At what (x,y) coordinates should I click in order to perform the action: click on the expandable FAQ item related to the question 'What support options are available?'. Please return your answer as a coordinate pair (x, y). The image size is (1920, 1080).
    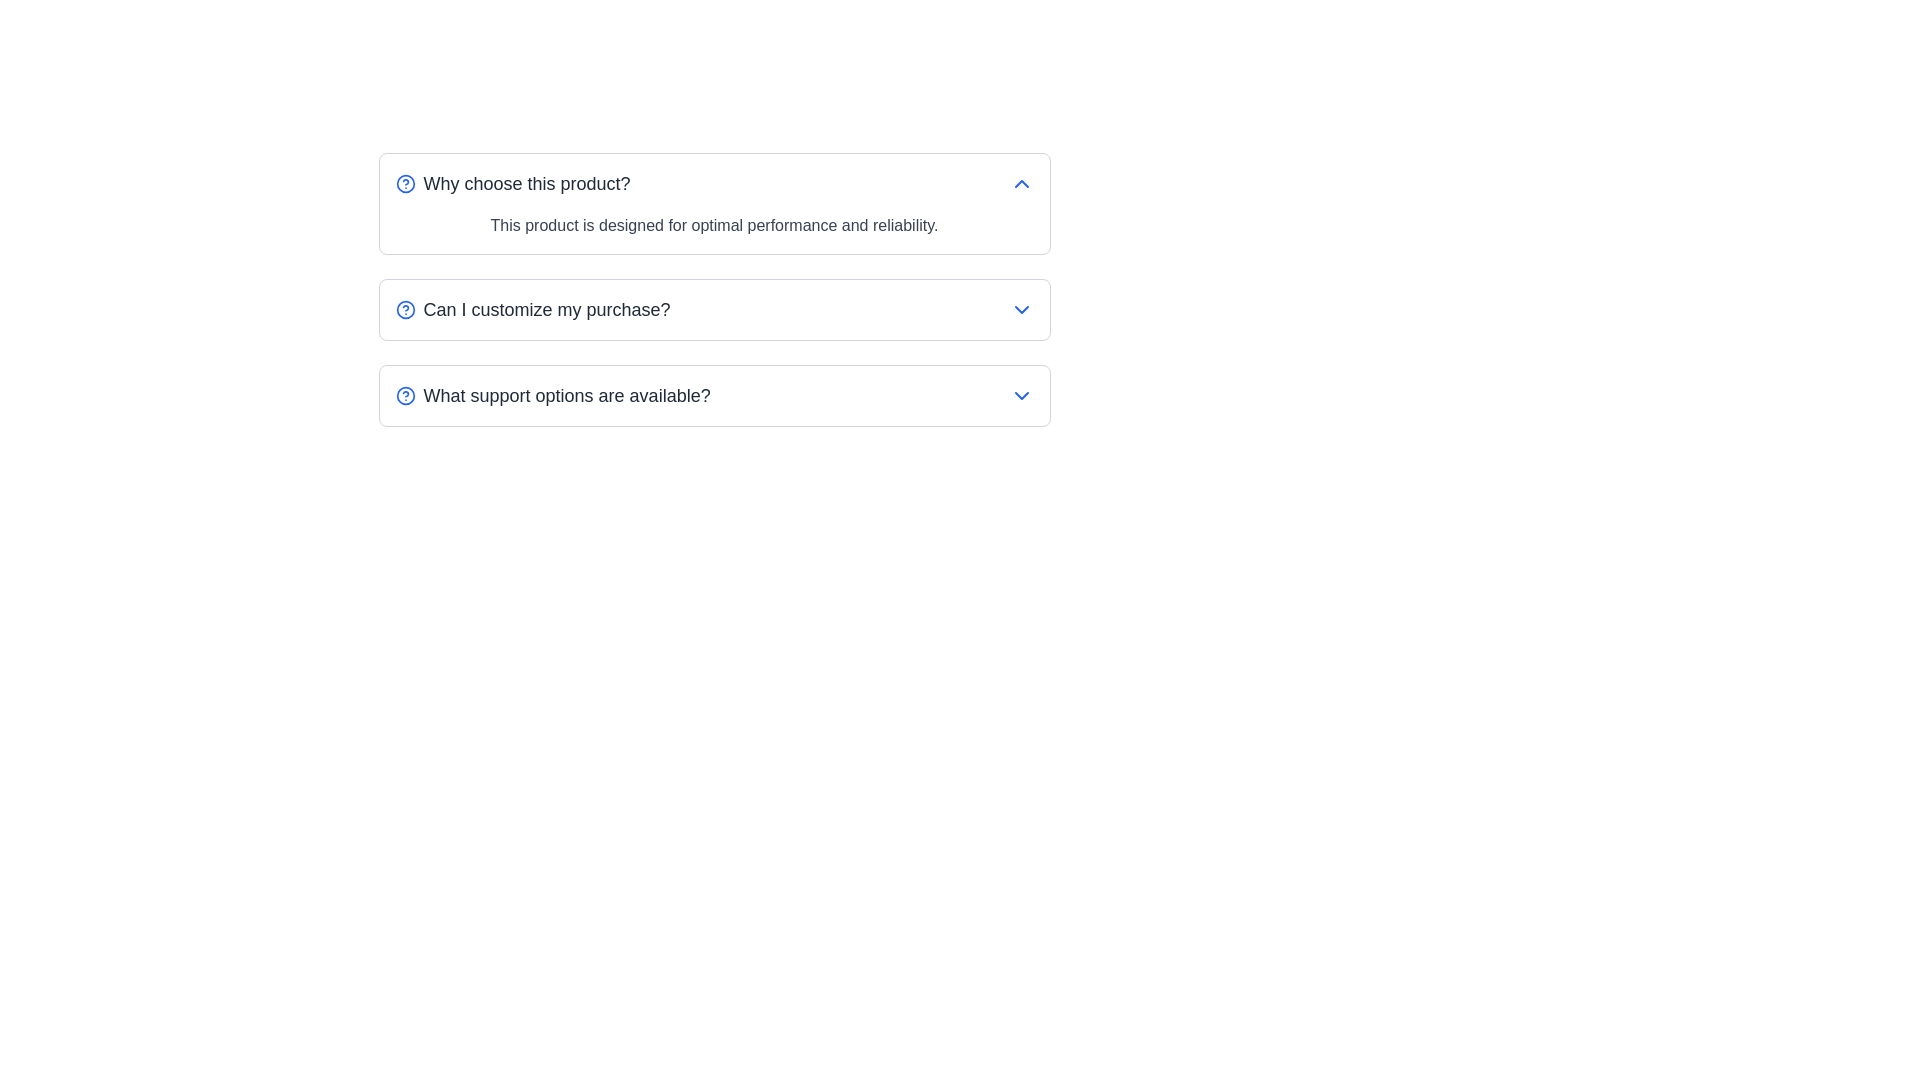
    Looking at the image, I should click on (714, 396).